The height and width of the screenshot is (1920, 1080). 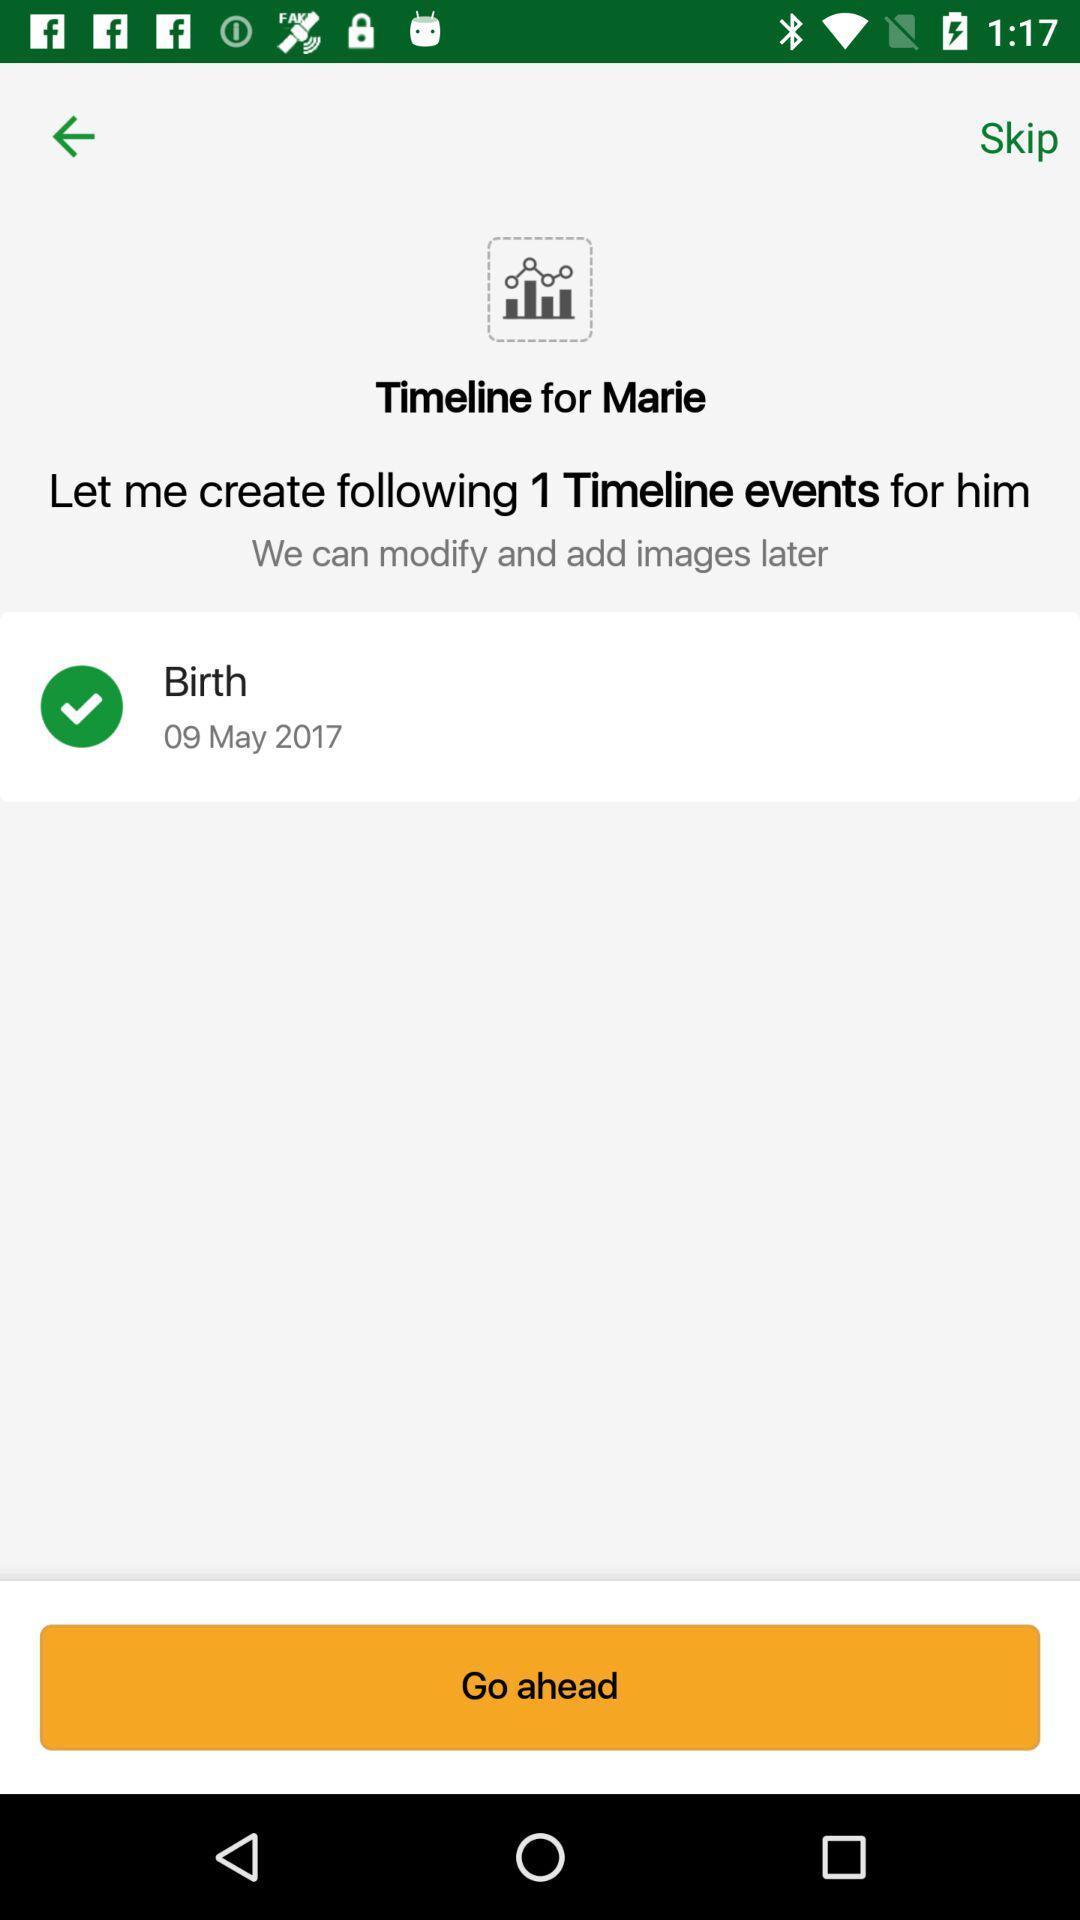 What do you see at coordinates (72, 135) in the screenshot?
I see `the icon to the left of skip item` at bounding box center [72, 135].